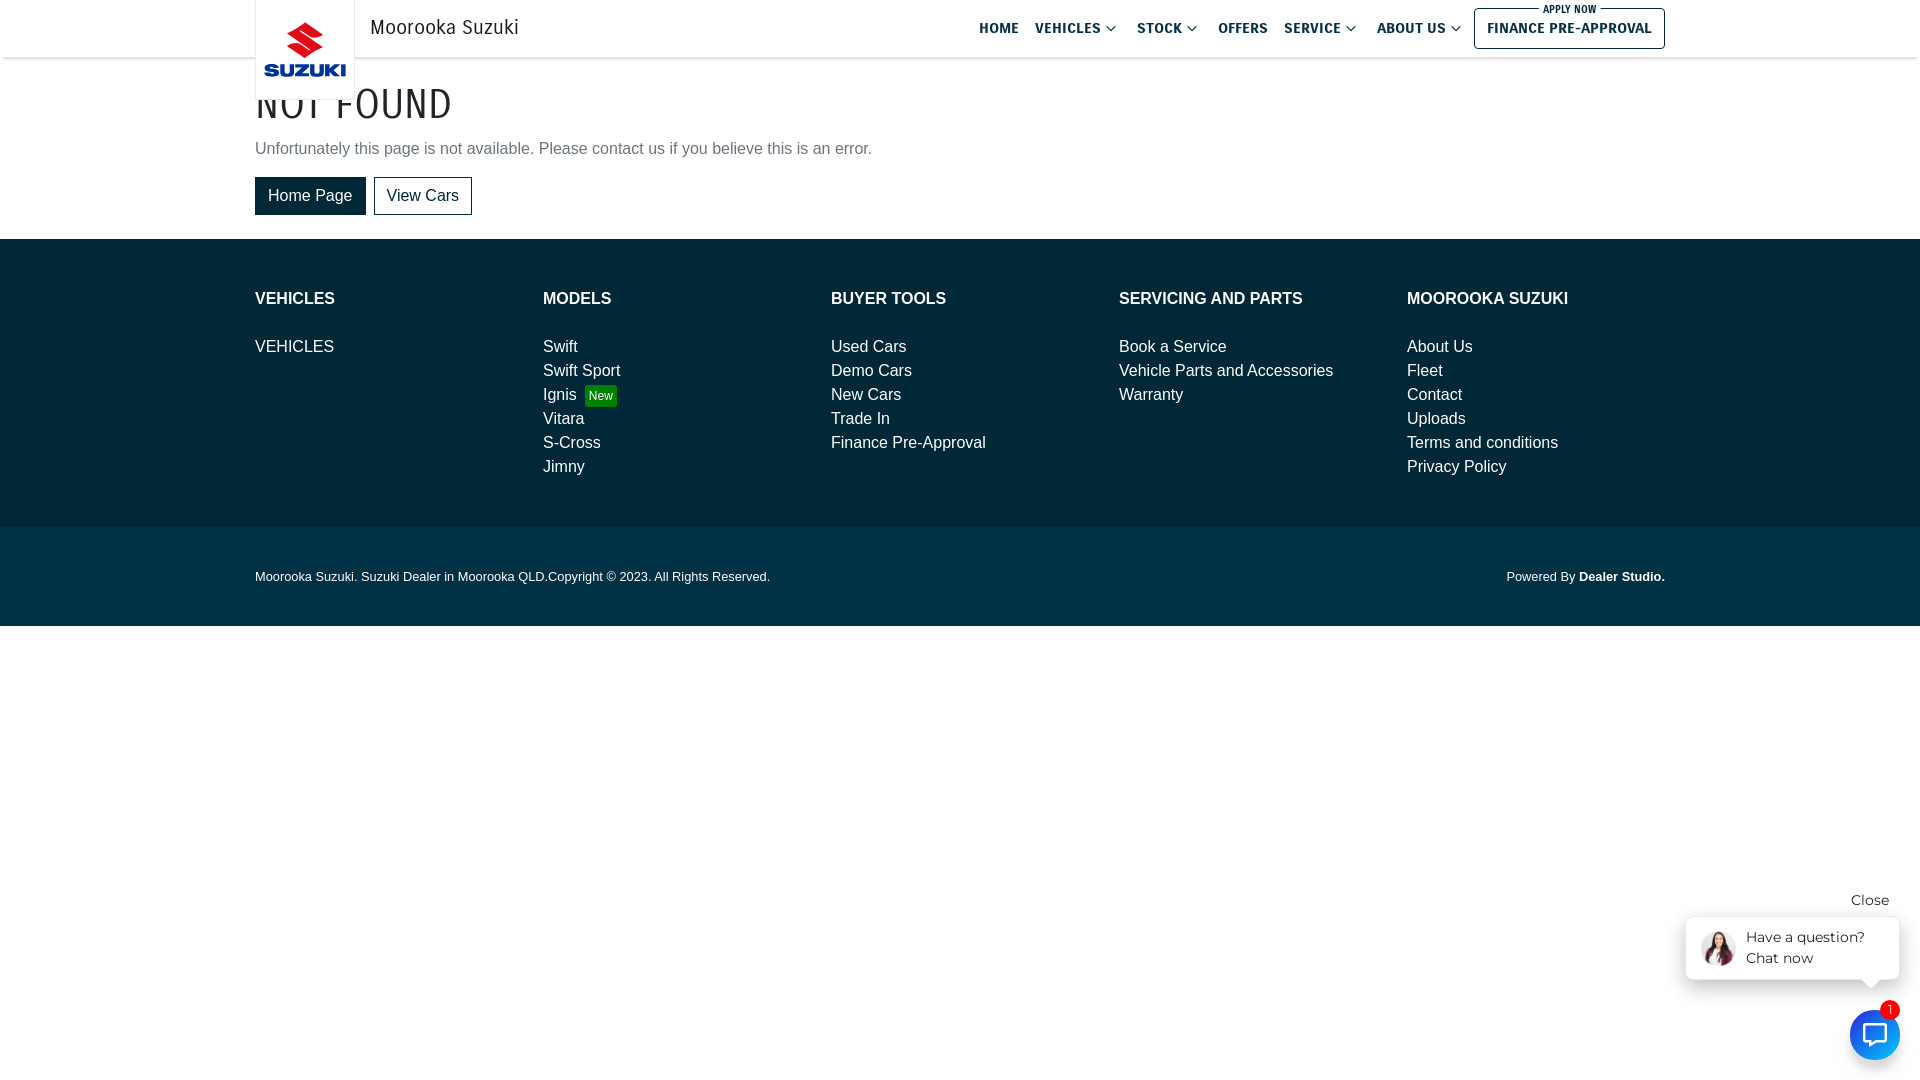 The height and width of the screenshot is (1080, 1920). What do you see at coordinates (1420, 28) in the screenshot?
I see `'ABOUT US'` at bounding box center [1420, 28].